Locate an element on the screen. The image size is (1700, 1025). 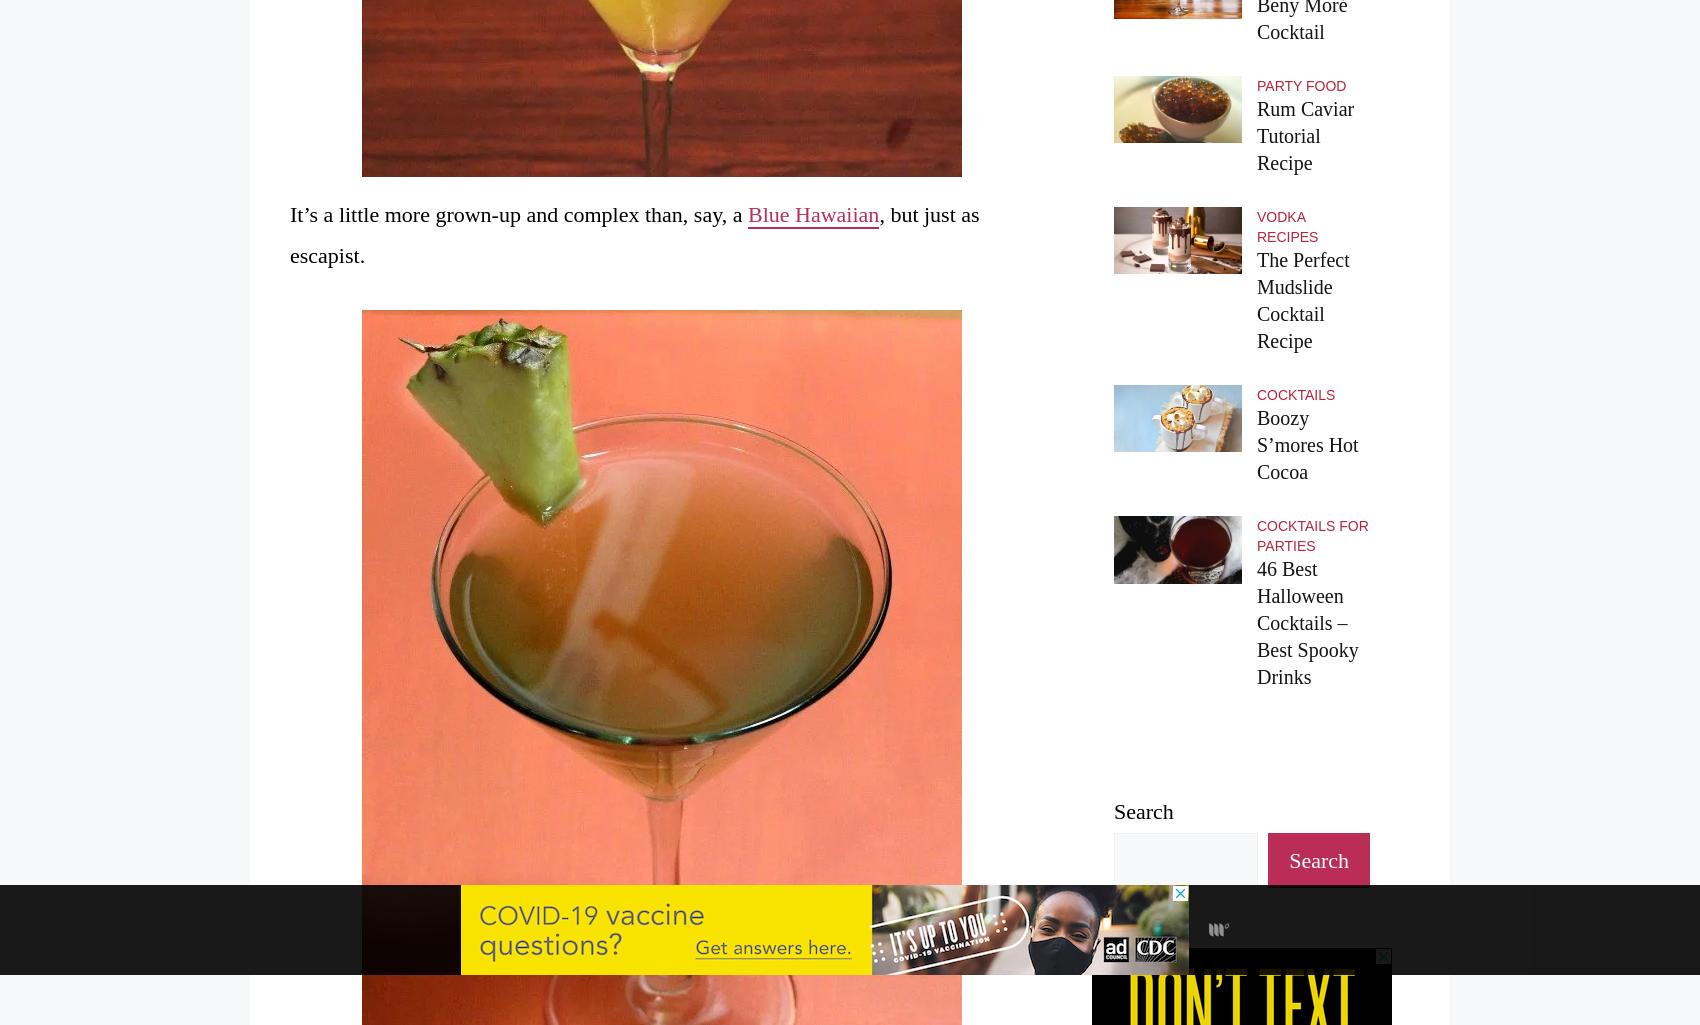
'Blue Hawaiian' is located at coordinates (812, 213).